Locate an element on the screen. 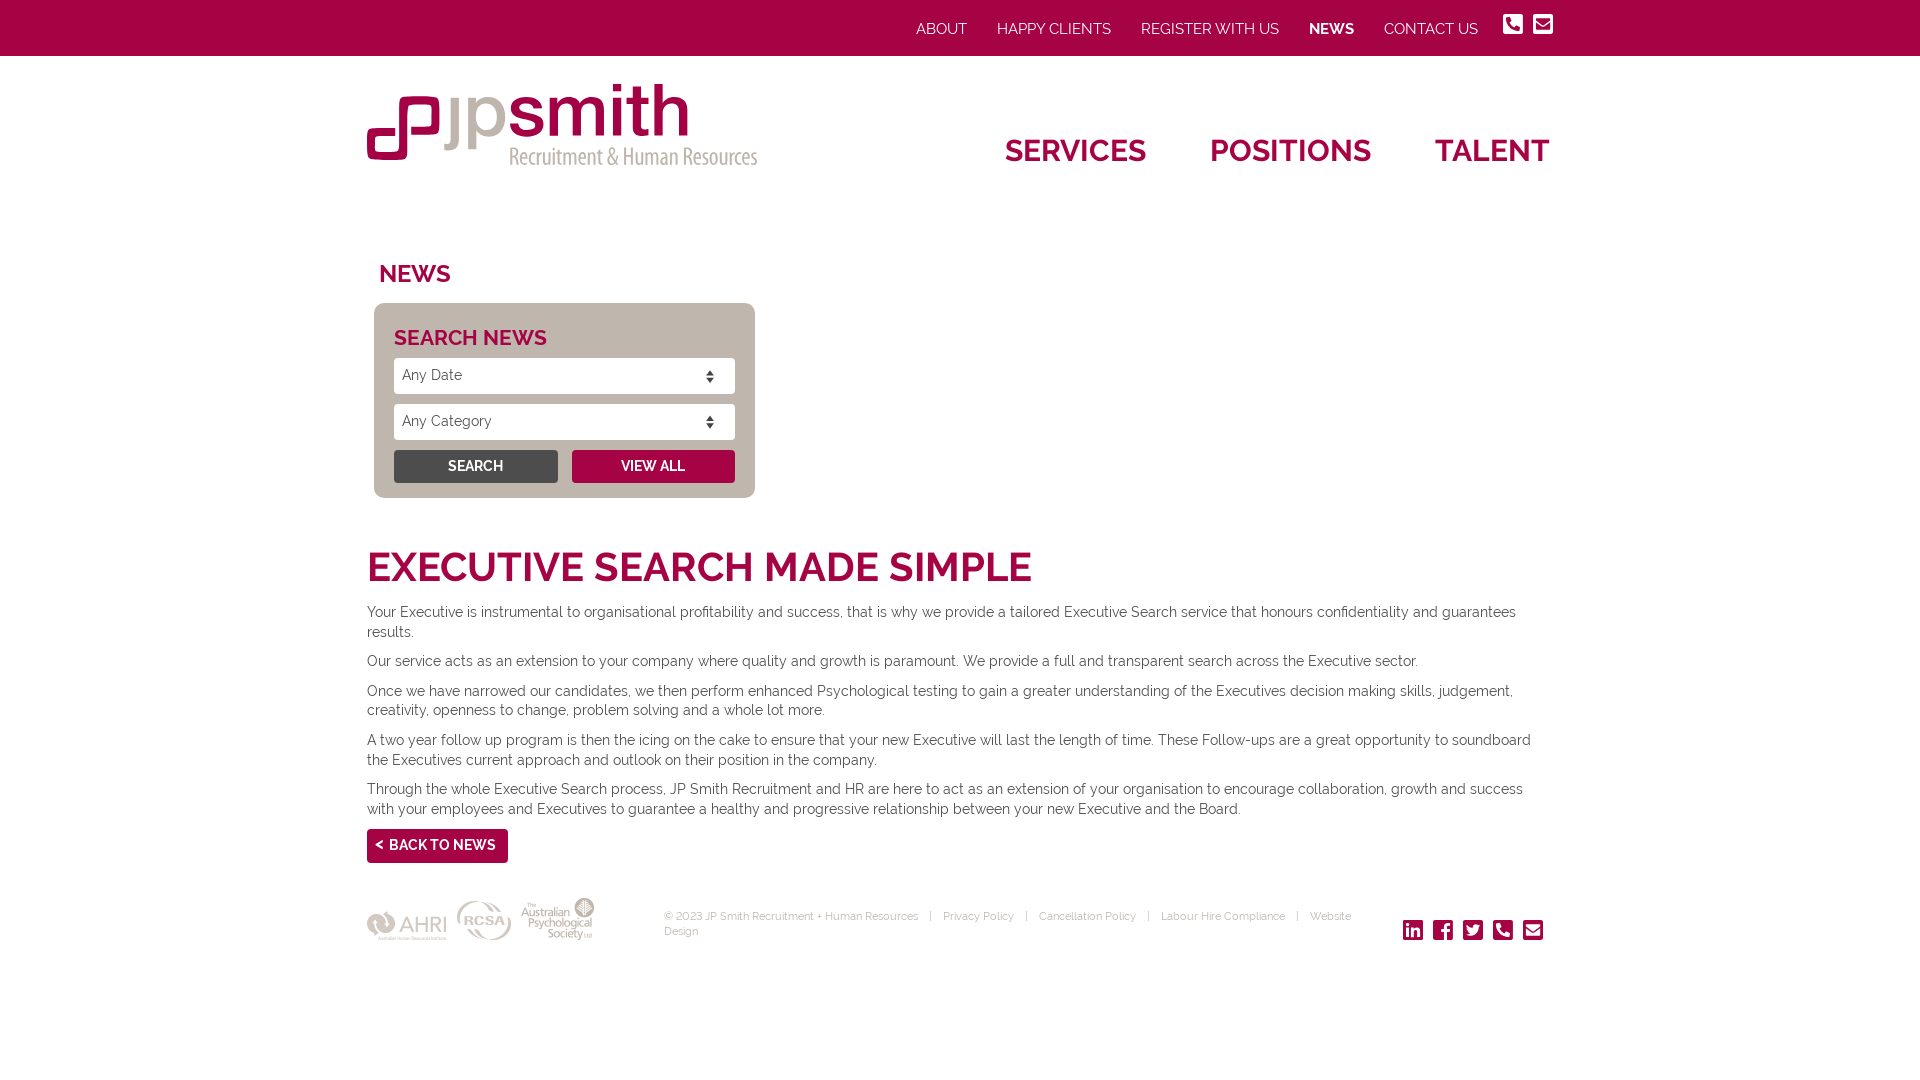 The image size is (1920, 1080). 'REGISTER WITH US' is located at coordinates (1208, 29).